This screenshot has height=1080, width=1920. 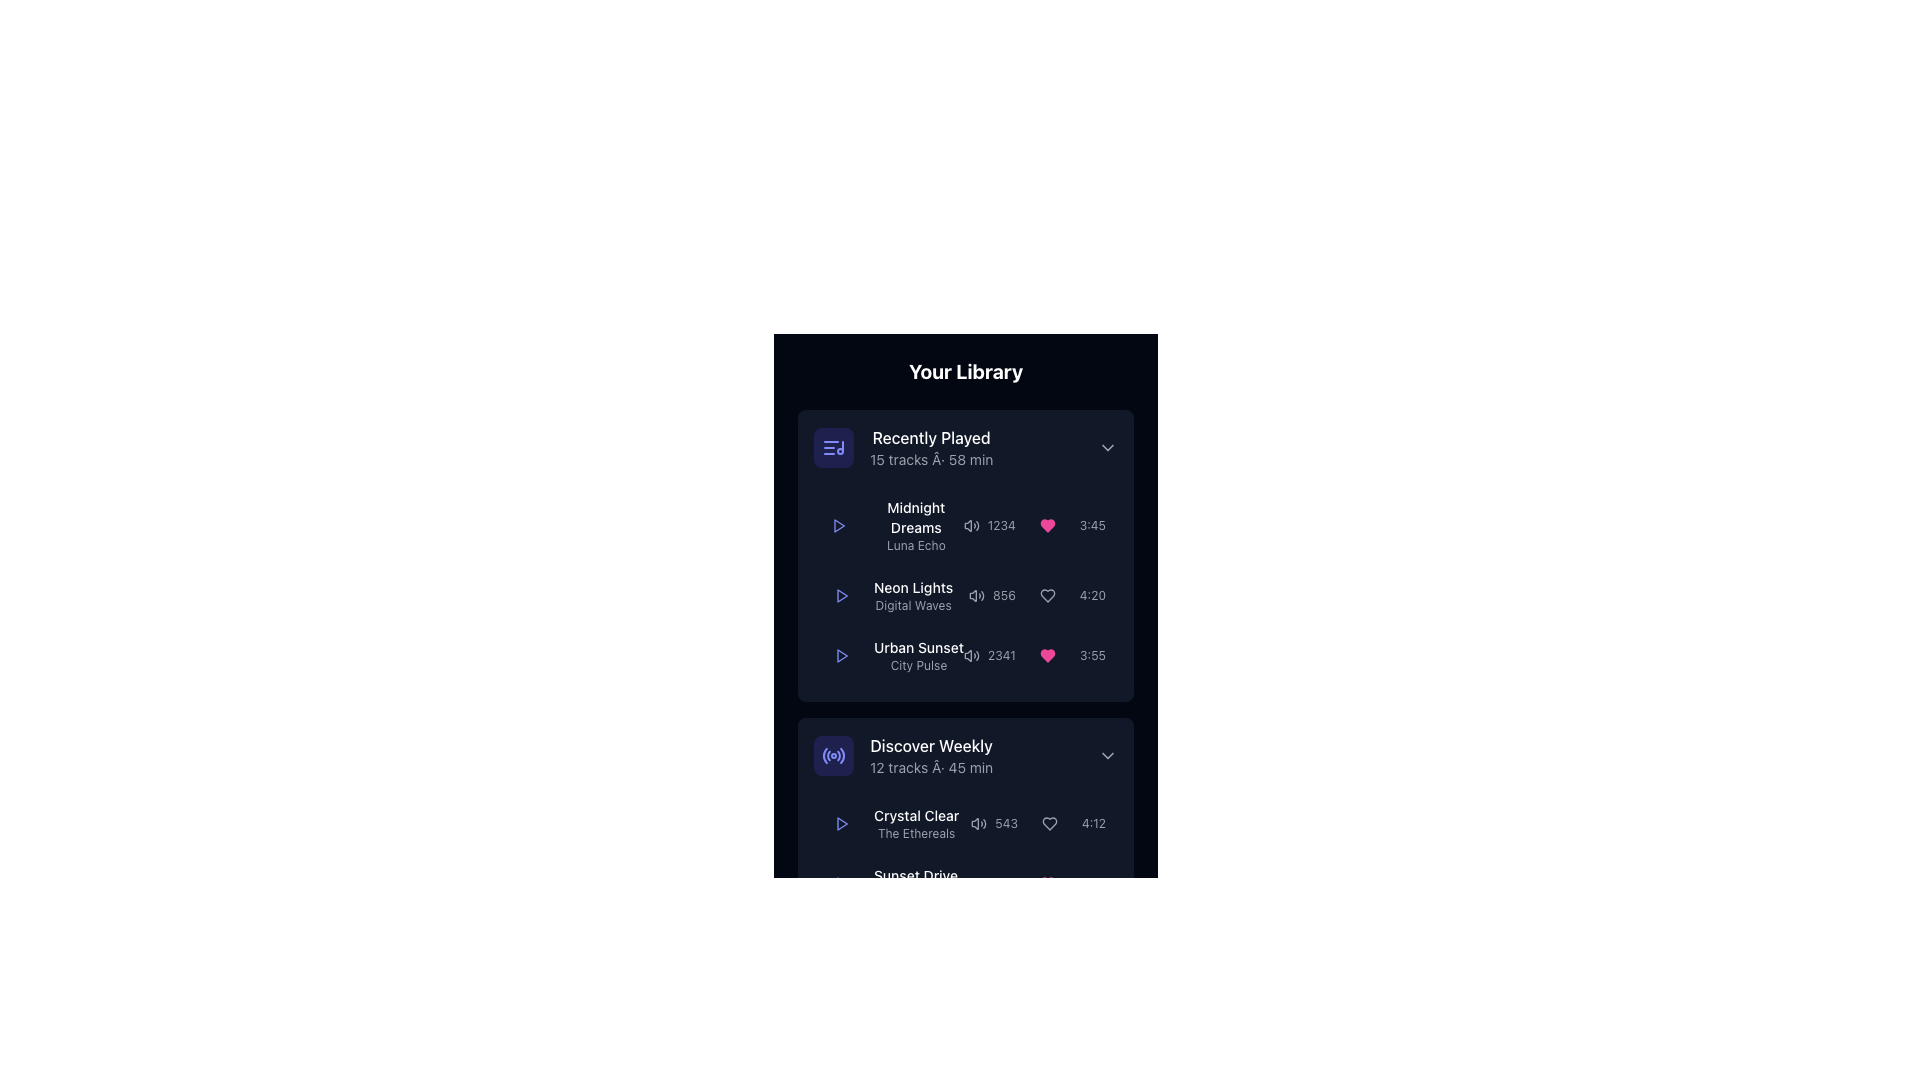 What do you see at coordinates (930, 745) in the screenshot?
I see `text from the text label that identifies the playlist in the 'Discover Weekly' section of 'Your Library'` at bounding box center [930, 745].